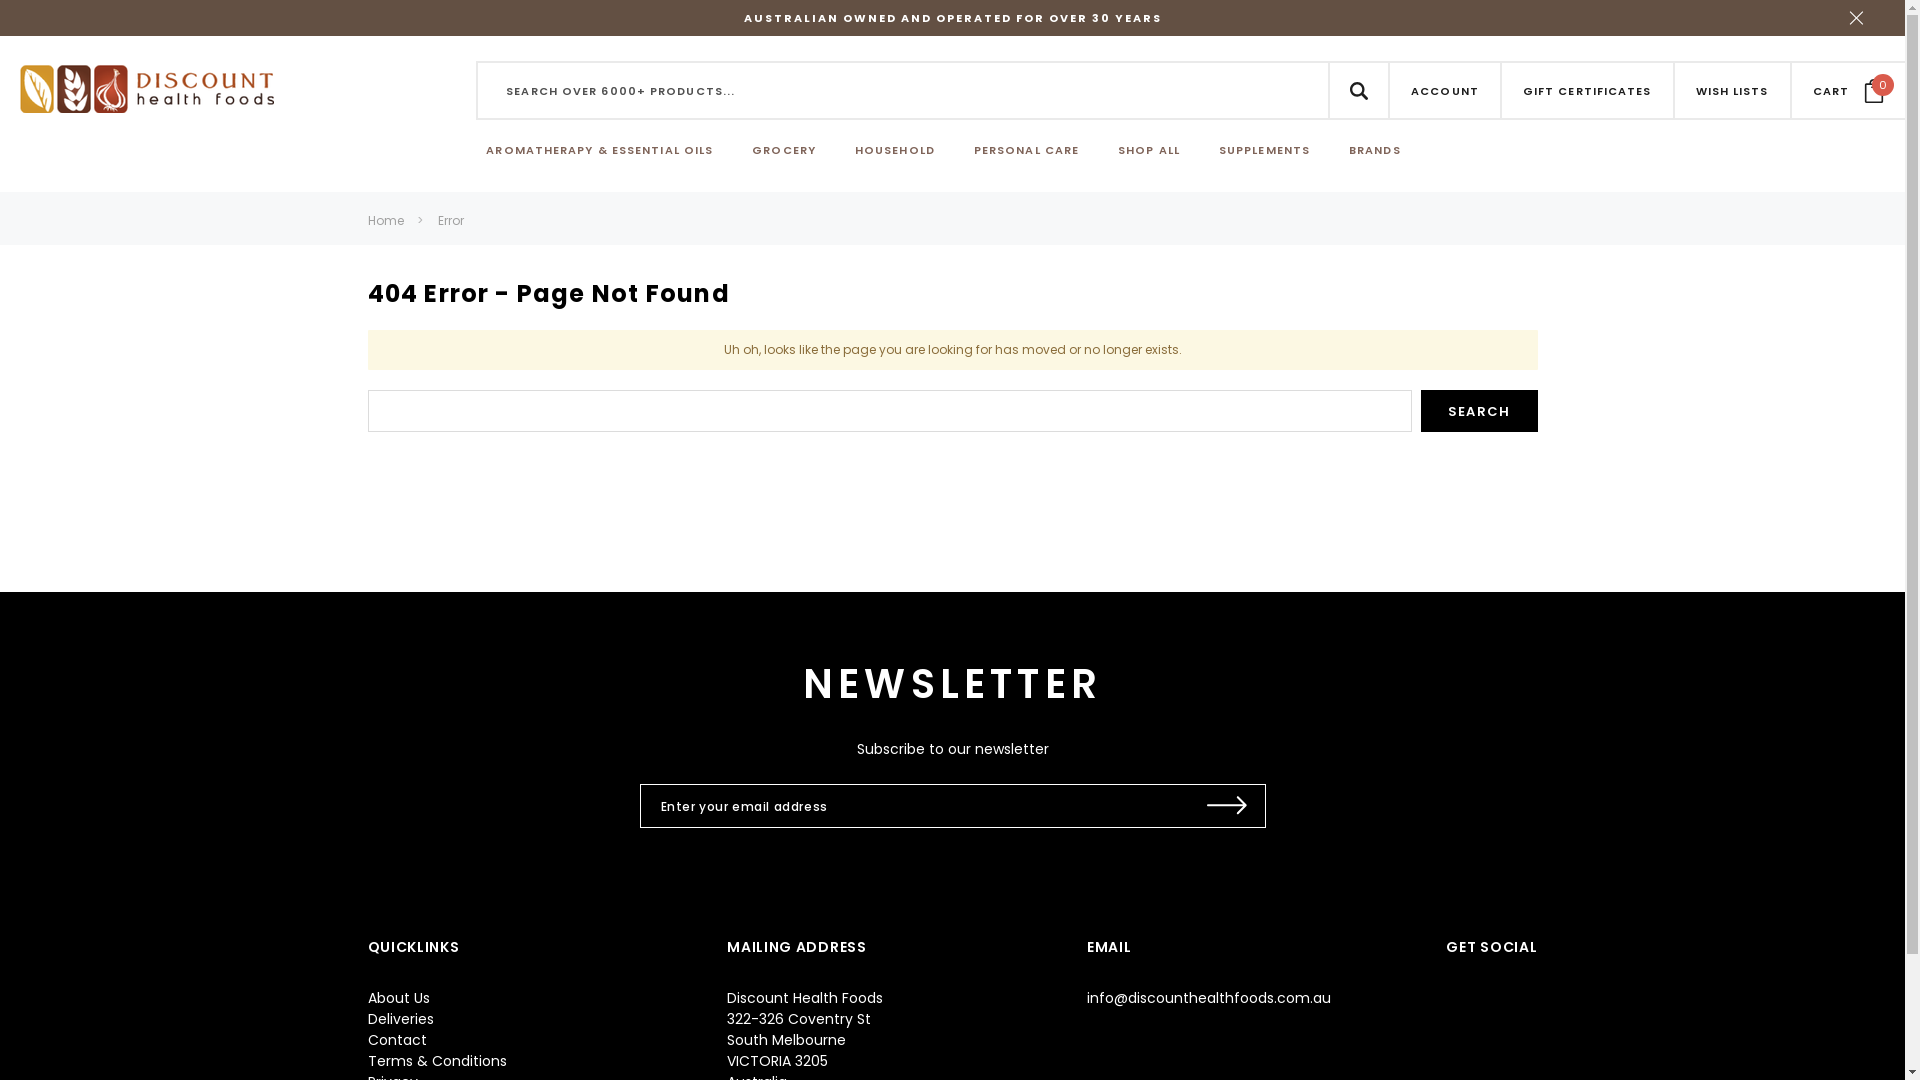  What do you see at coordinates (1813, 88) in the screenshot?
I see `'CART` at bounding box center [1813, 88].